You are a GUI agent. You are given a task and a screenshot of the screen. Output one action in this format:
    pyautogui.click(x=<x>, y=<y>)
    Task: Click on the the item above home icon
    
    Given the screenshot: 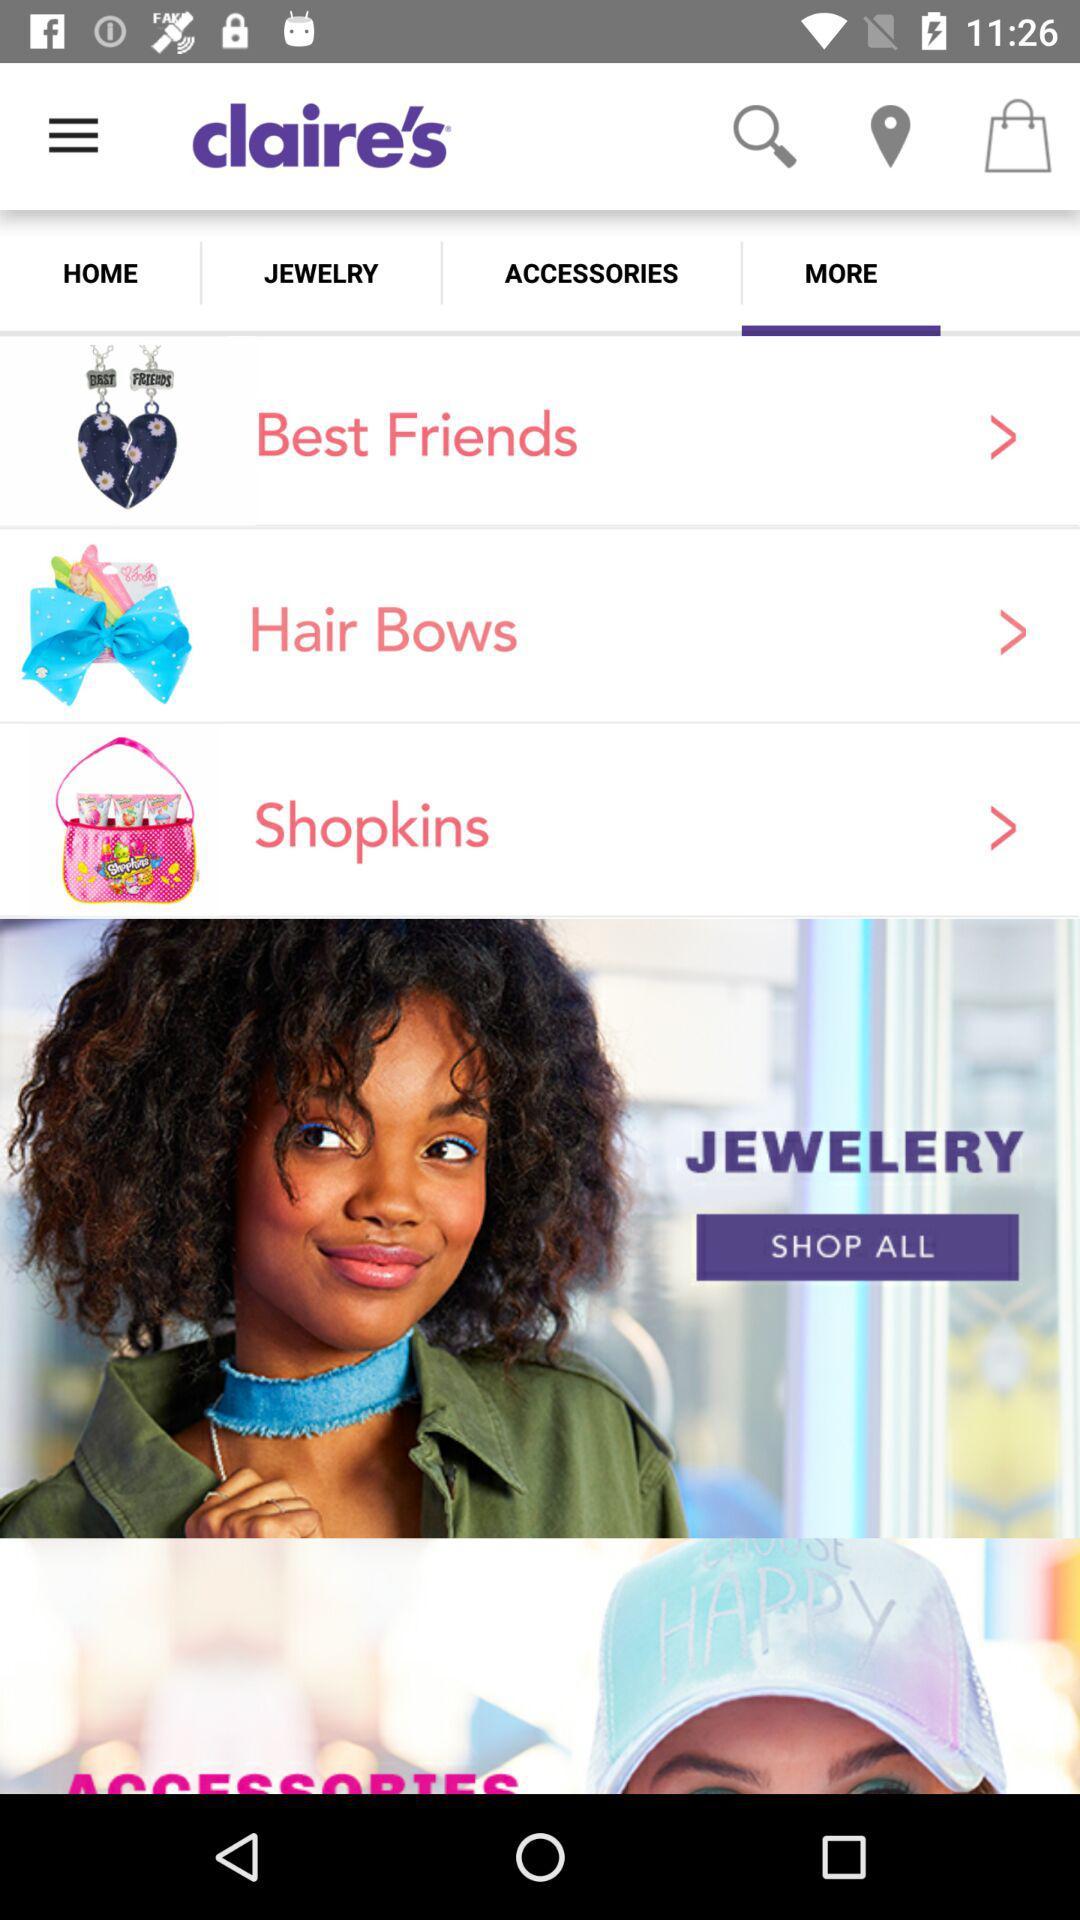 What is the action you would take?
    pyautogui.click(x=72, y=135)
    